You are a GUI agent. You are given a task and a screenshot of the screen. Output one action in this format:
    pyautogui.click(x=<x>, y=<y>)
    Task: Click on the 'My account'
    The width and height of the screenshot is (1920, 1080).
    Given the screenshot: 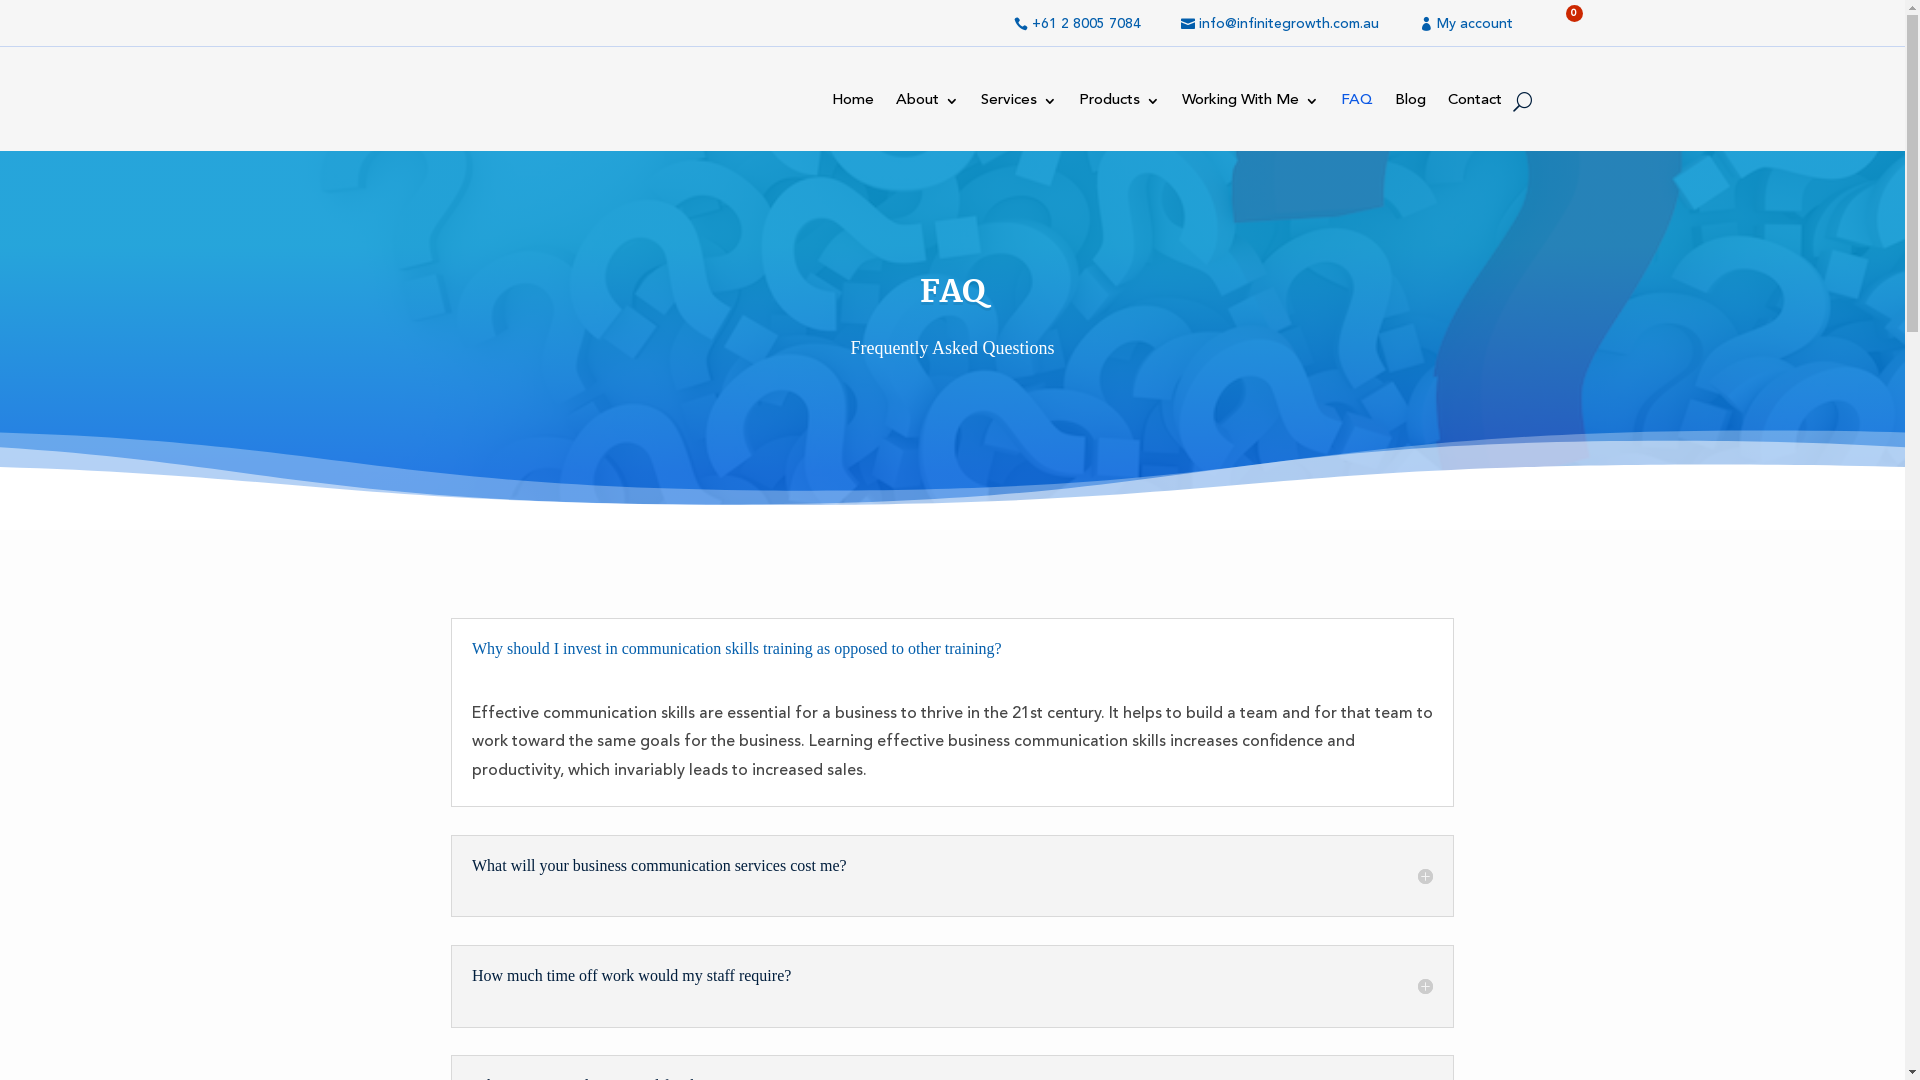 What is the action you would take?
    pyautogui.click(x=1465, y=24)
    